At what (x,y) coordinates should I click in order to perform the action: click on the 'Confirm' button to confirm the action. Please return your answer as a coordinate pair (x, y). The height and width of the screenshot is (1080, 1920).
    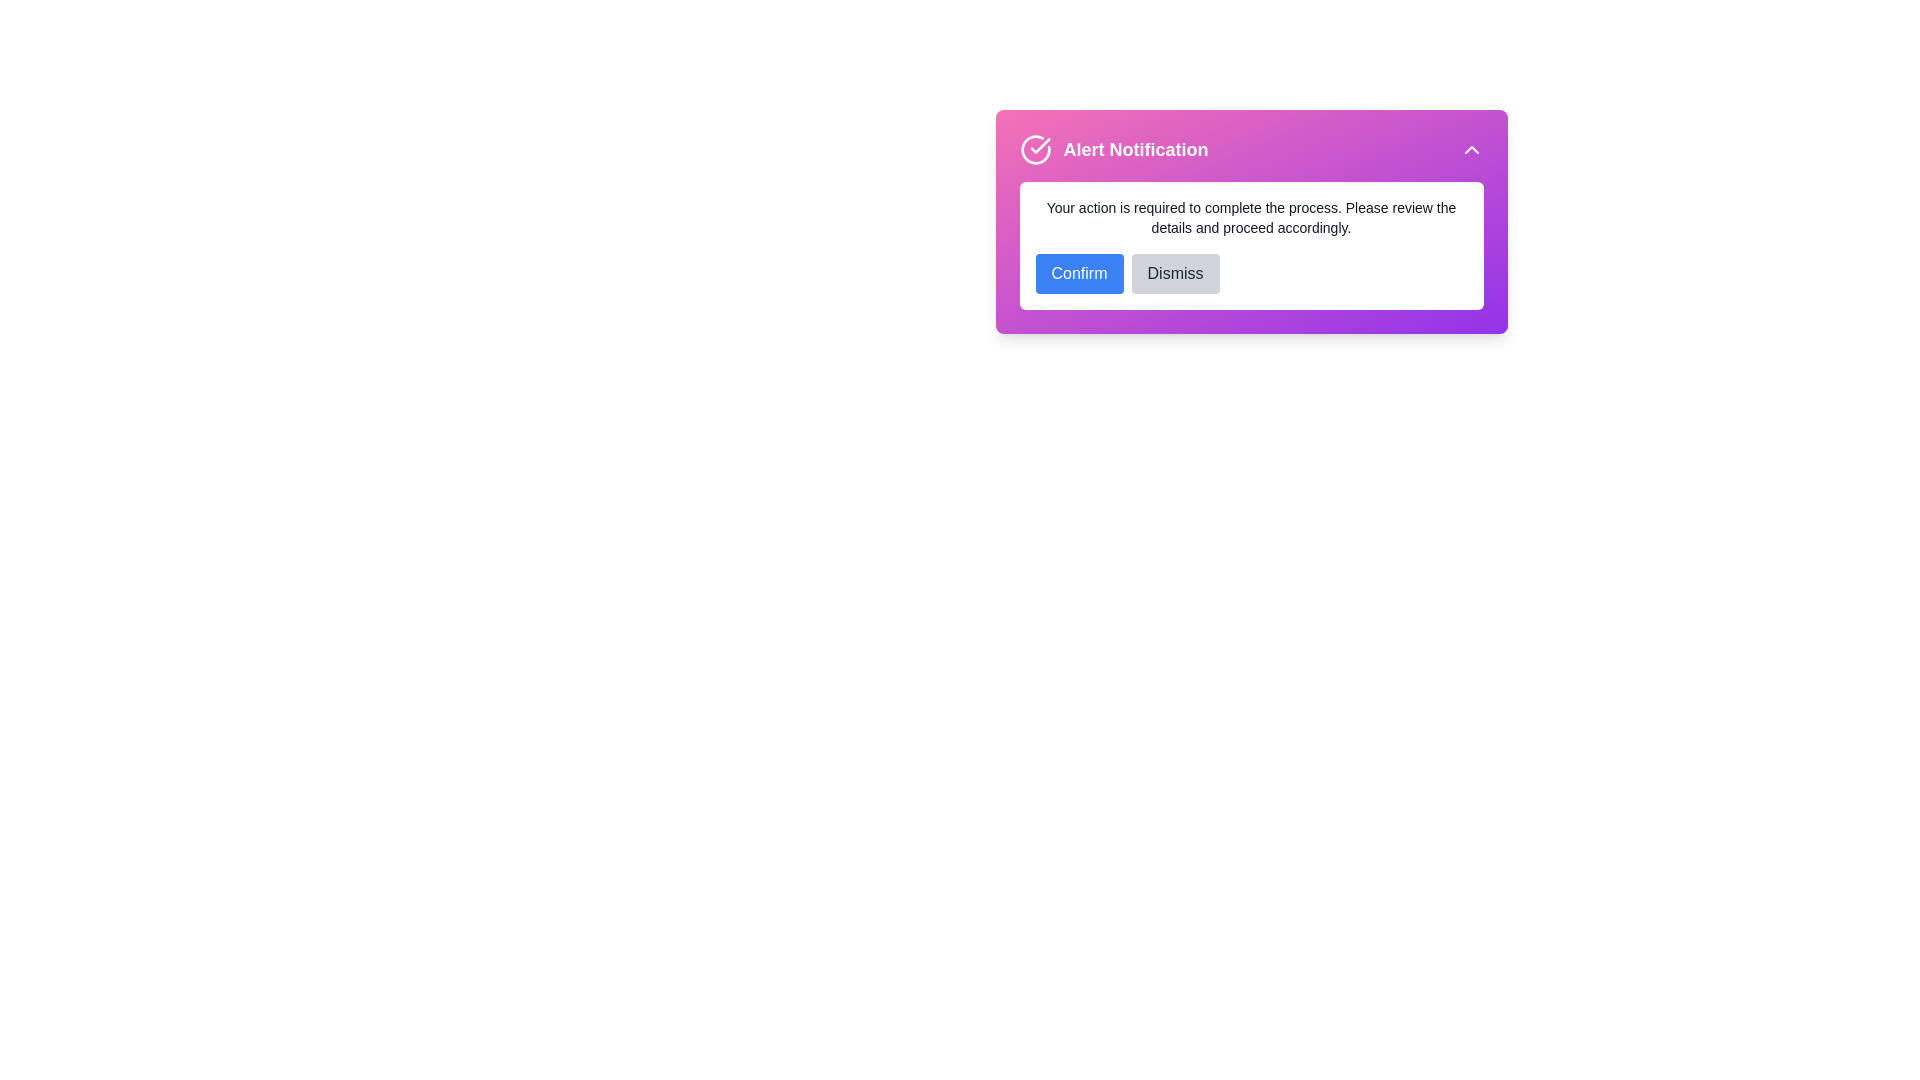
    Looking at the image, I should click on (1078, 273).